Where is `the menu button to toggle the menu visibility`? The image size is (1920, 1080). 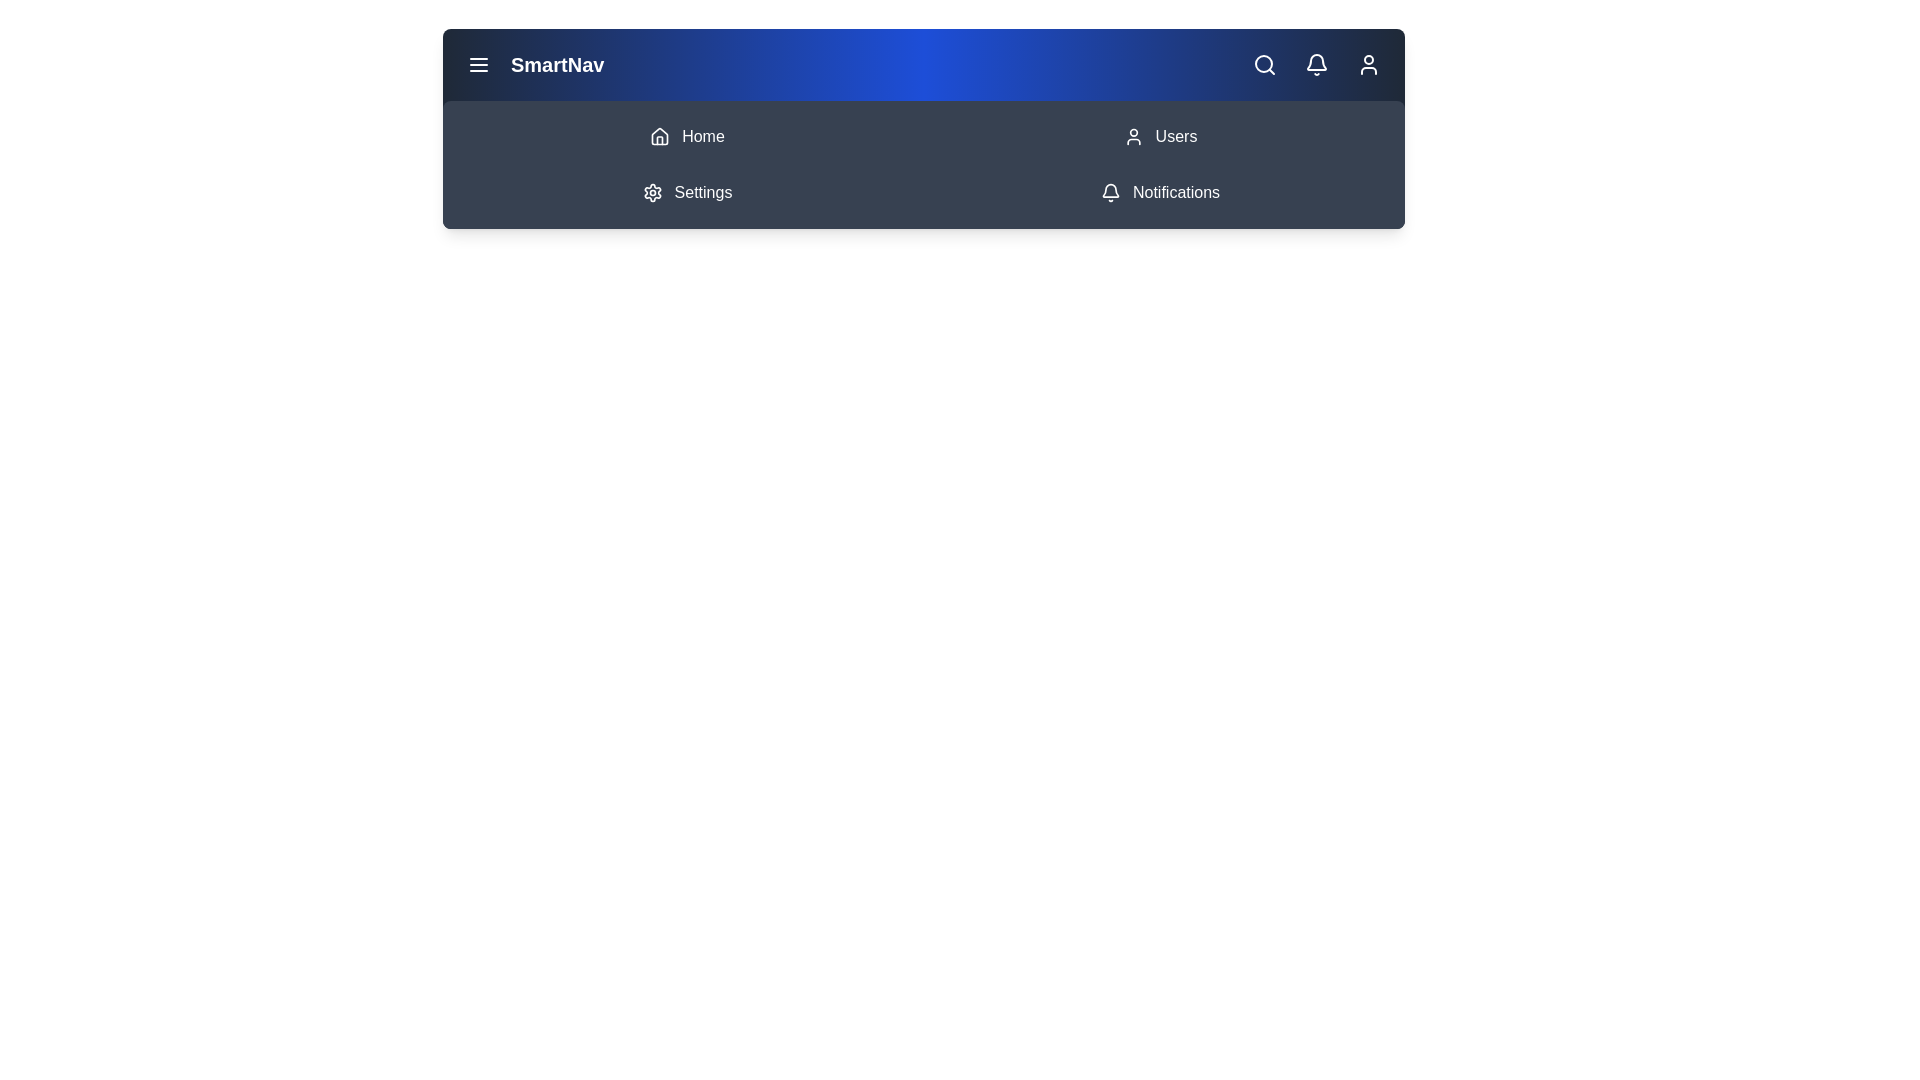
the menu button to toggle the menu visibility is located at coordinates (478, 64).